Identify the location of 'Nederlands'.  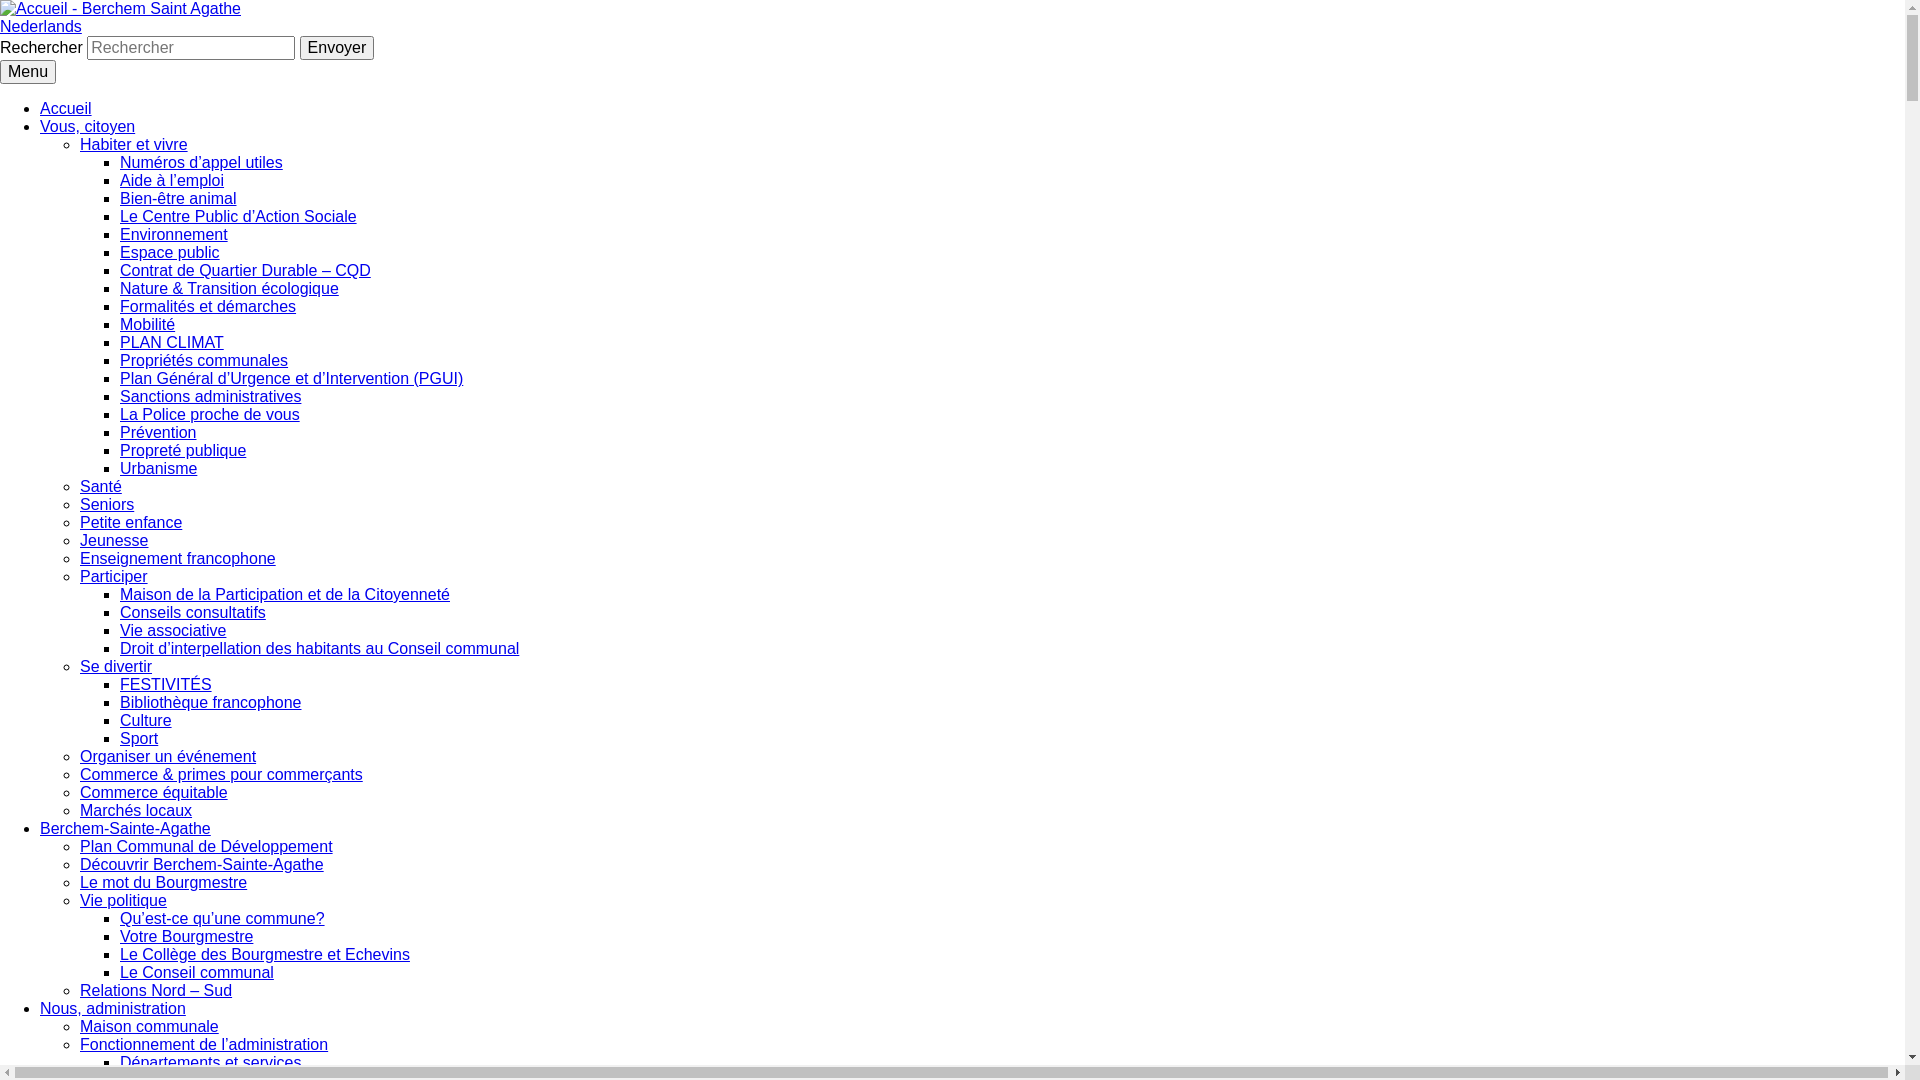
(41, 26).